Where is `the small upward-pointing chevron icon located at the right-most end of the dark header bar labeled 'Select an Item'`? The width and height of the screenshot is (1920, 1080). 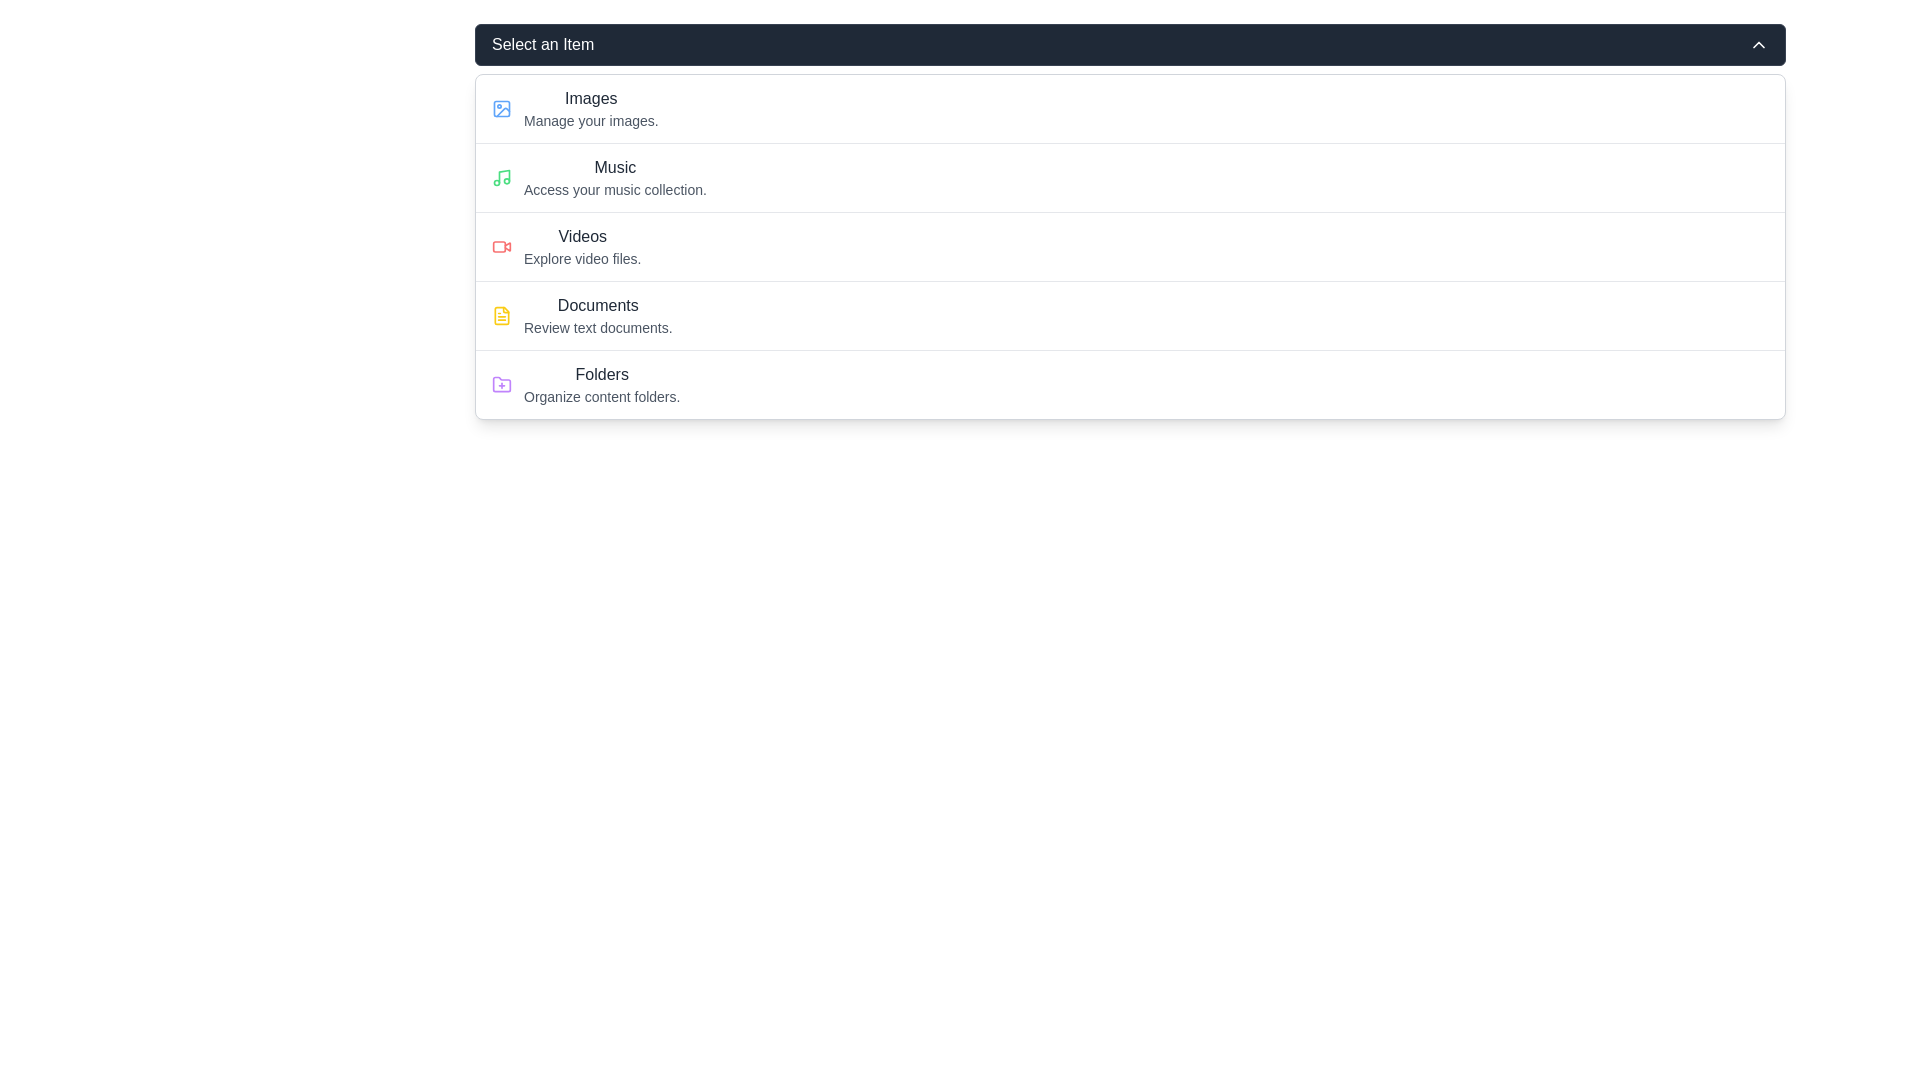 the small upward-pointing chevron icon located at the right-most end of the dark header bar labeled 'Select an Item' is located at coordinates (1757, 45).